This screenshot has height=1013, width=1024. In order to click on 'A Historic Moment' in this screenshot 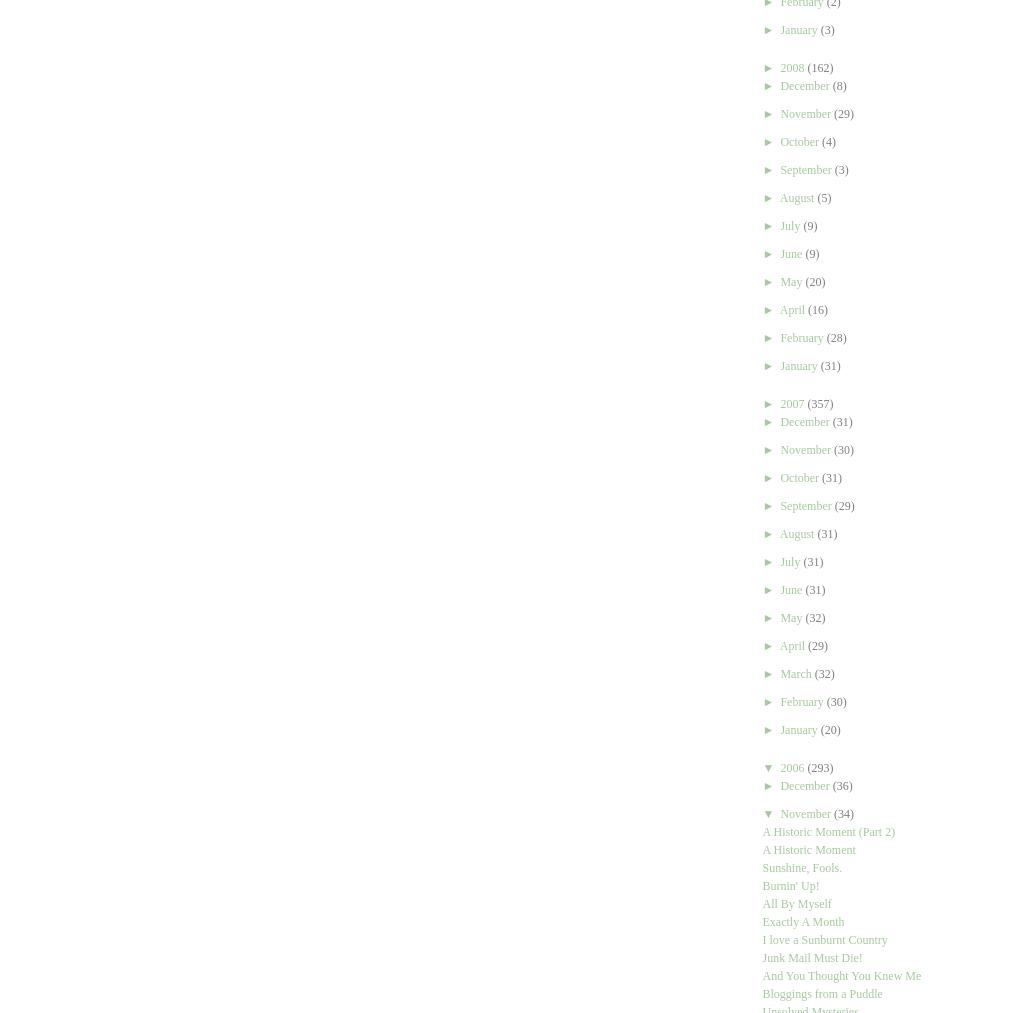, I will do `click(808, 849)`.